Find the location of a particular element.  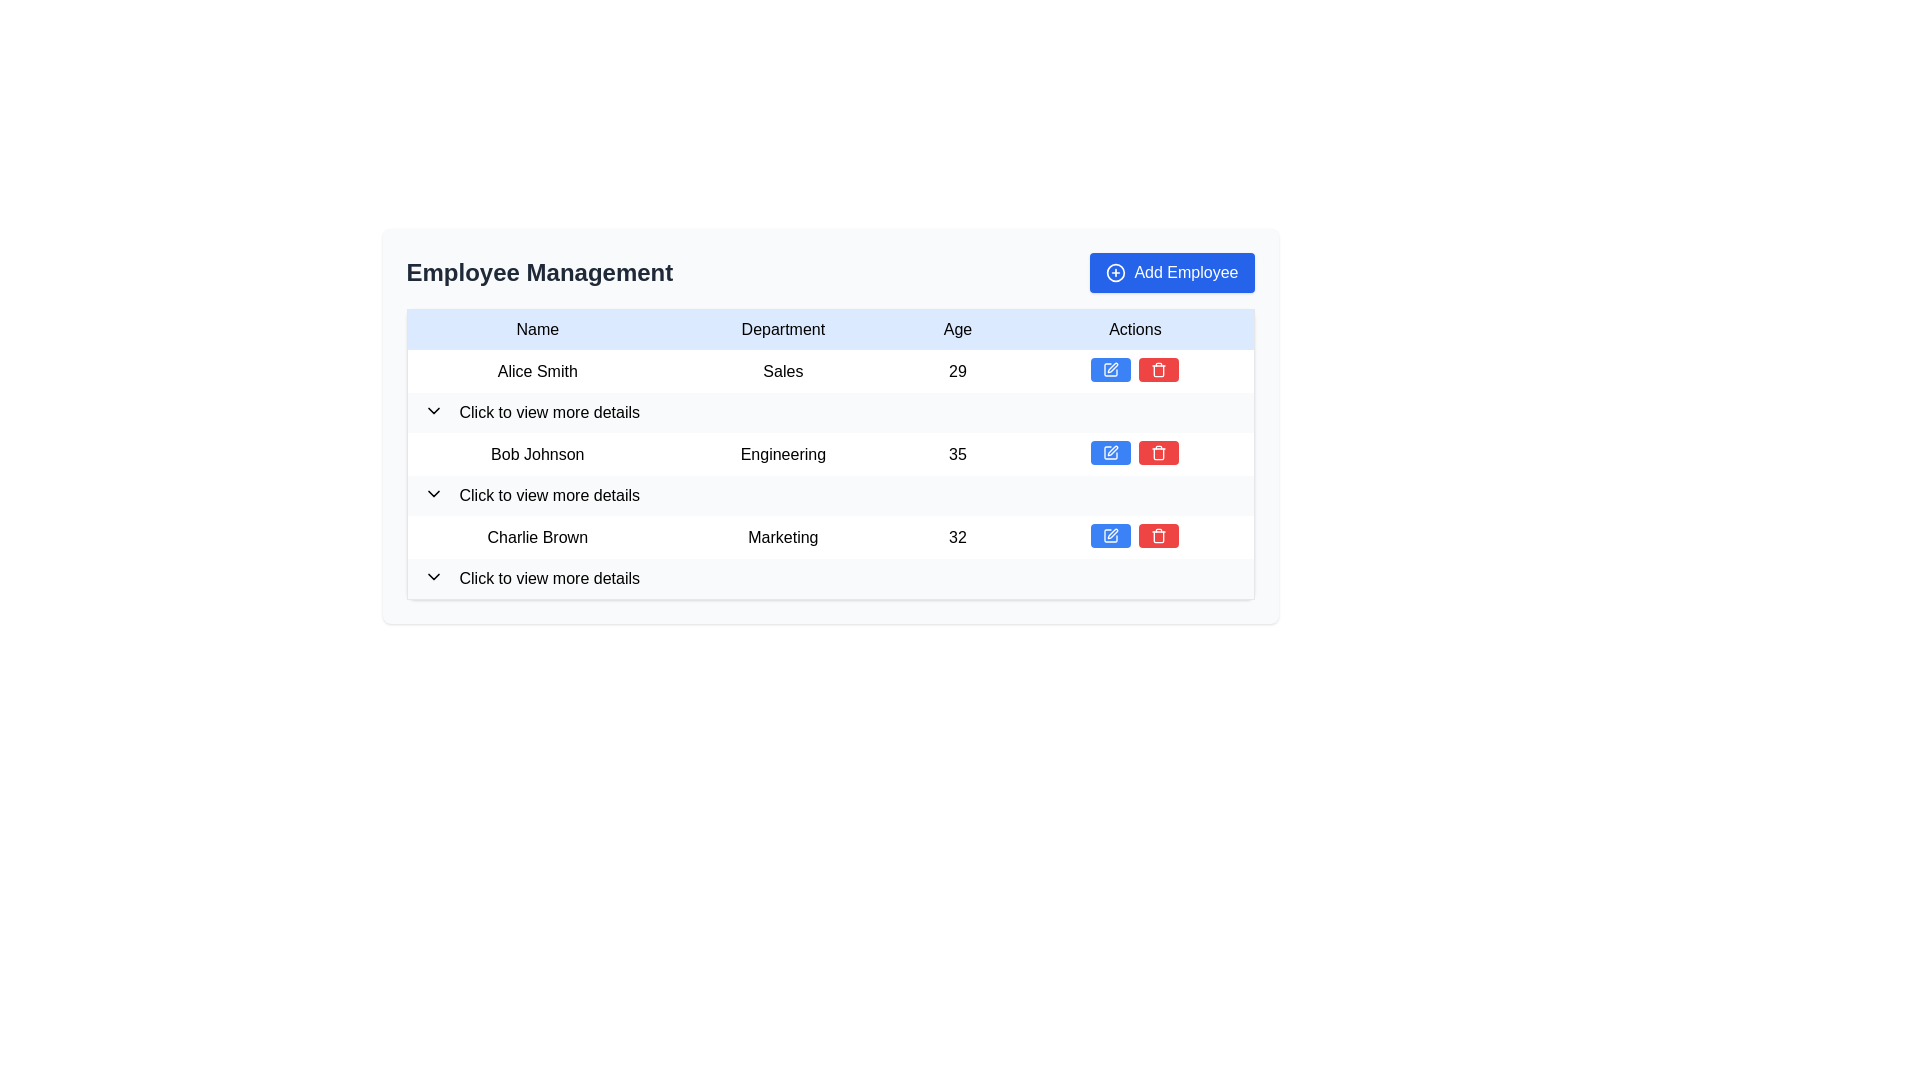

the static text label indicating the names of individuals in the first column of the table, which serves as a header for the table is located at coordinates (537, 328).